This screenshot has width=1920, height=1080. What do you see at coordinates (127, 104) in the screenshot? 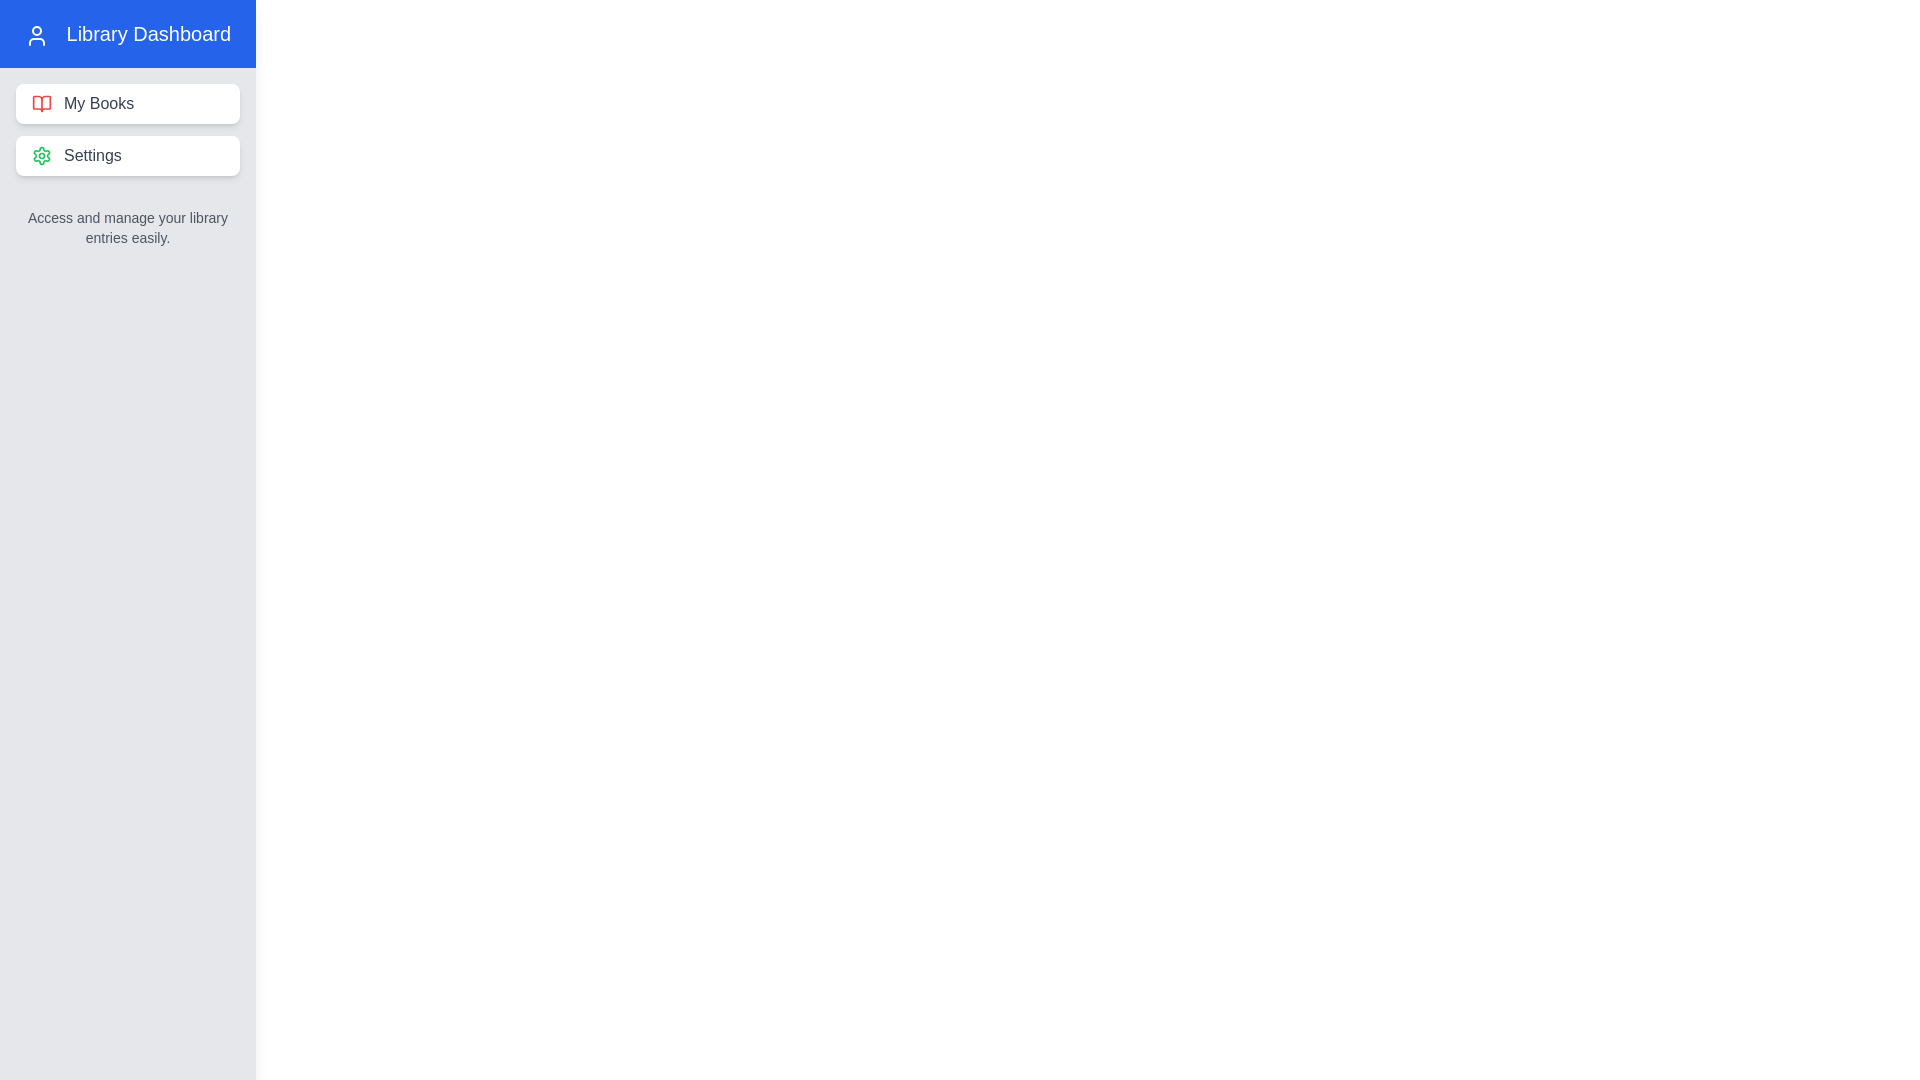
I see `'My Books' button in the drawer` at bounding box center [127, 104].